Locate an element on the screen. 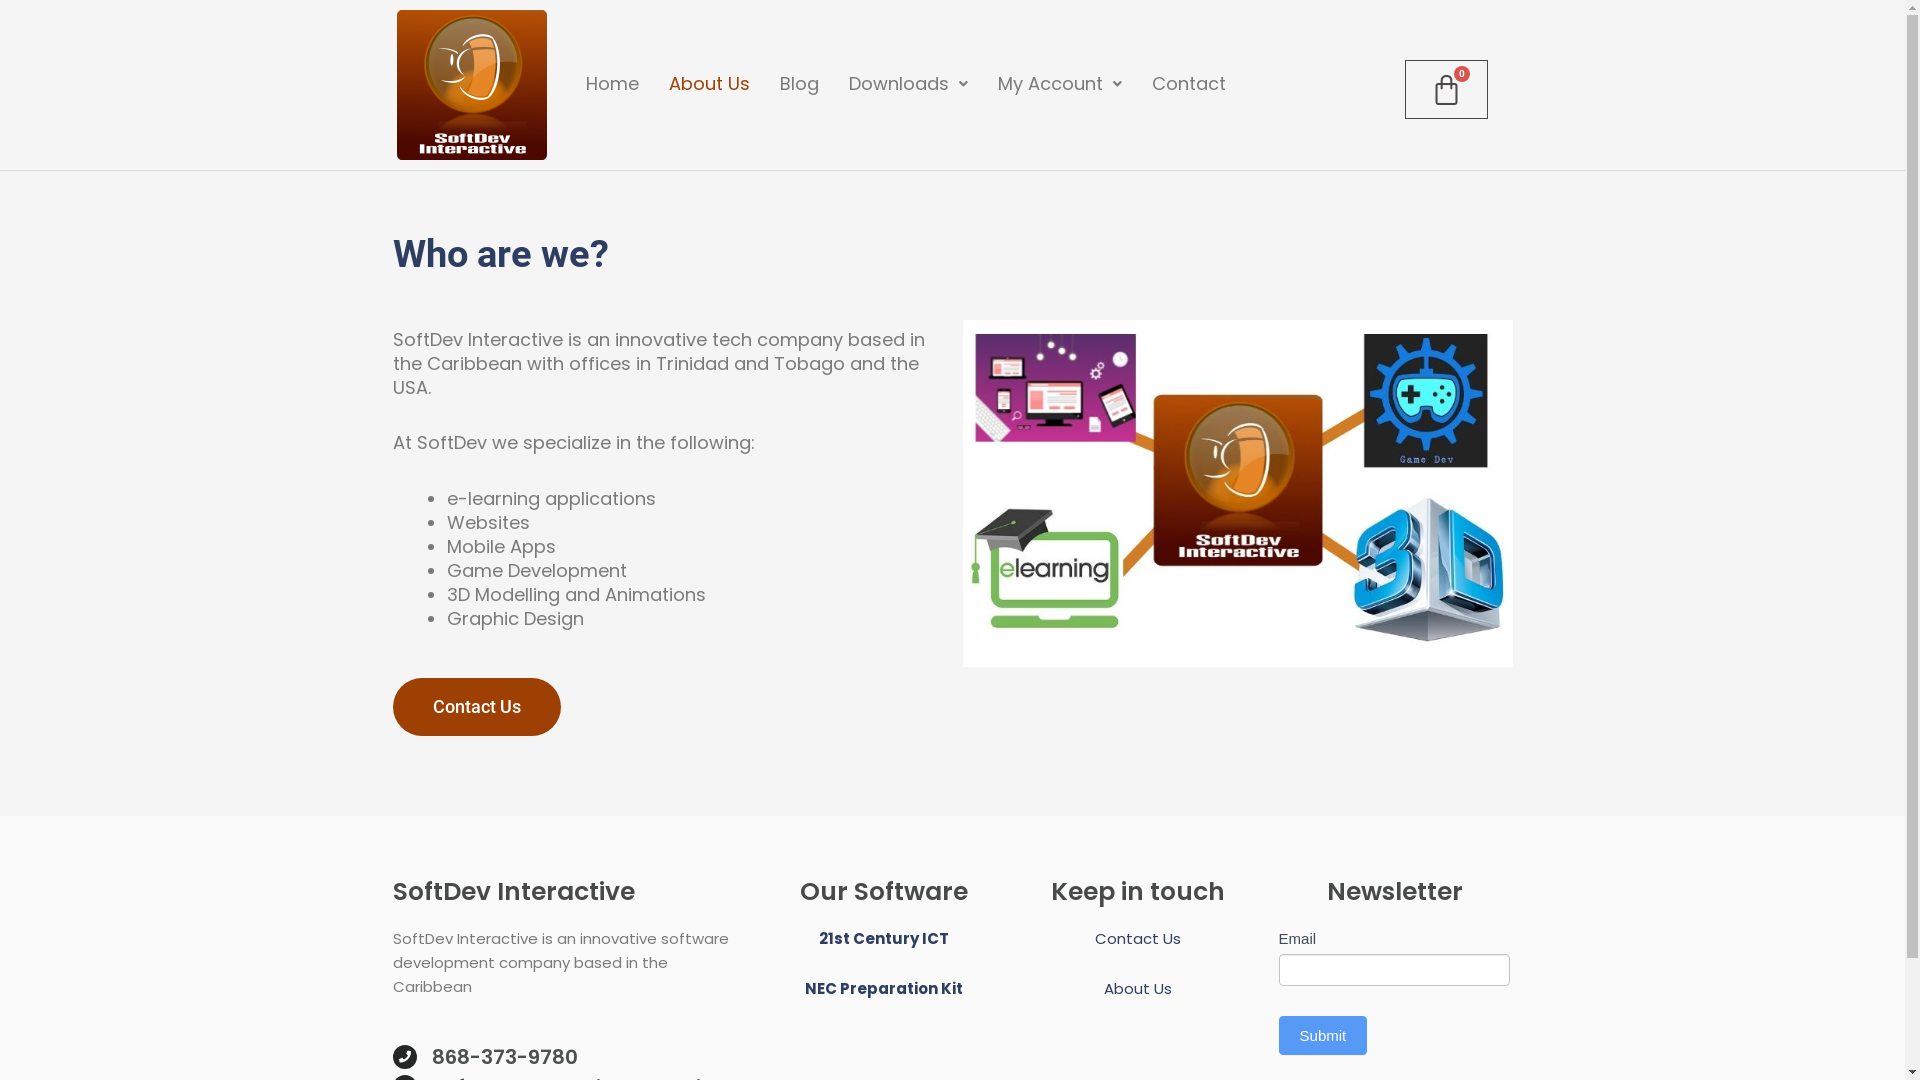 The width and height of the screenshot is (1920, 1080). 'My Account' is located at coordinates (1059, 83).